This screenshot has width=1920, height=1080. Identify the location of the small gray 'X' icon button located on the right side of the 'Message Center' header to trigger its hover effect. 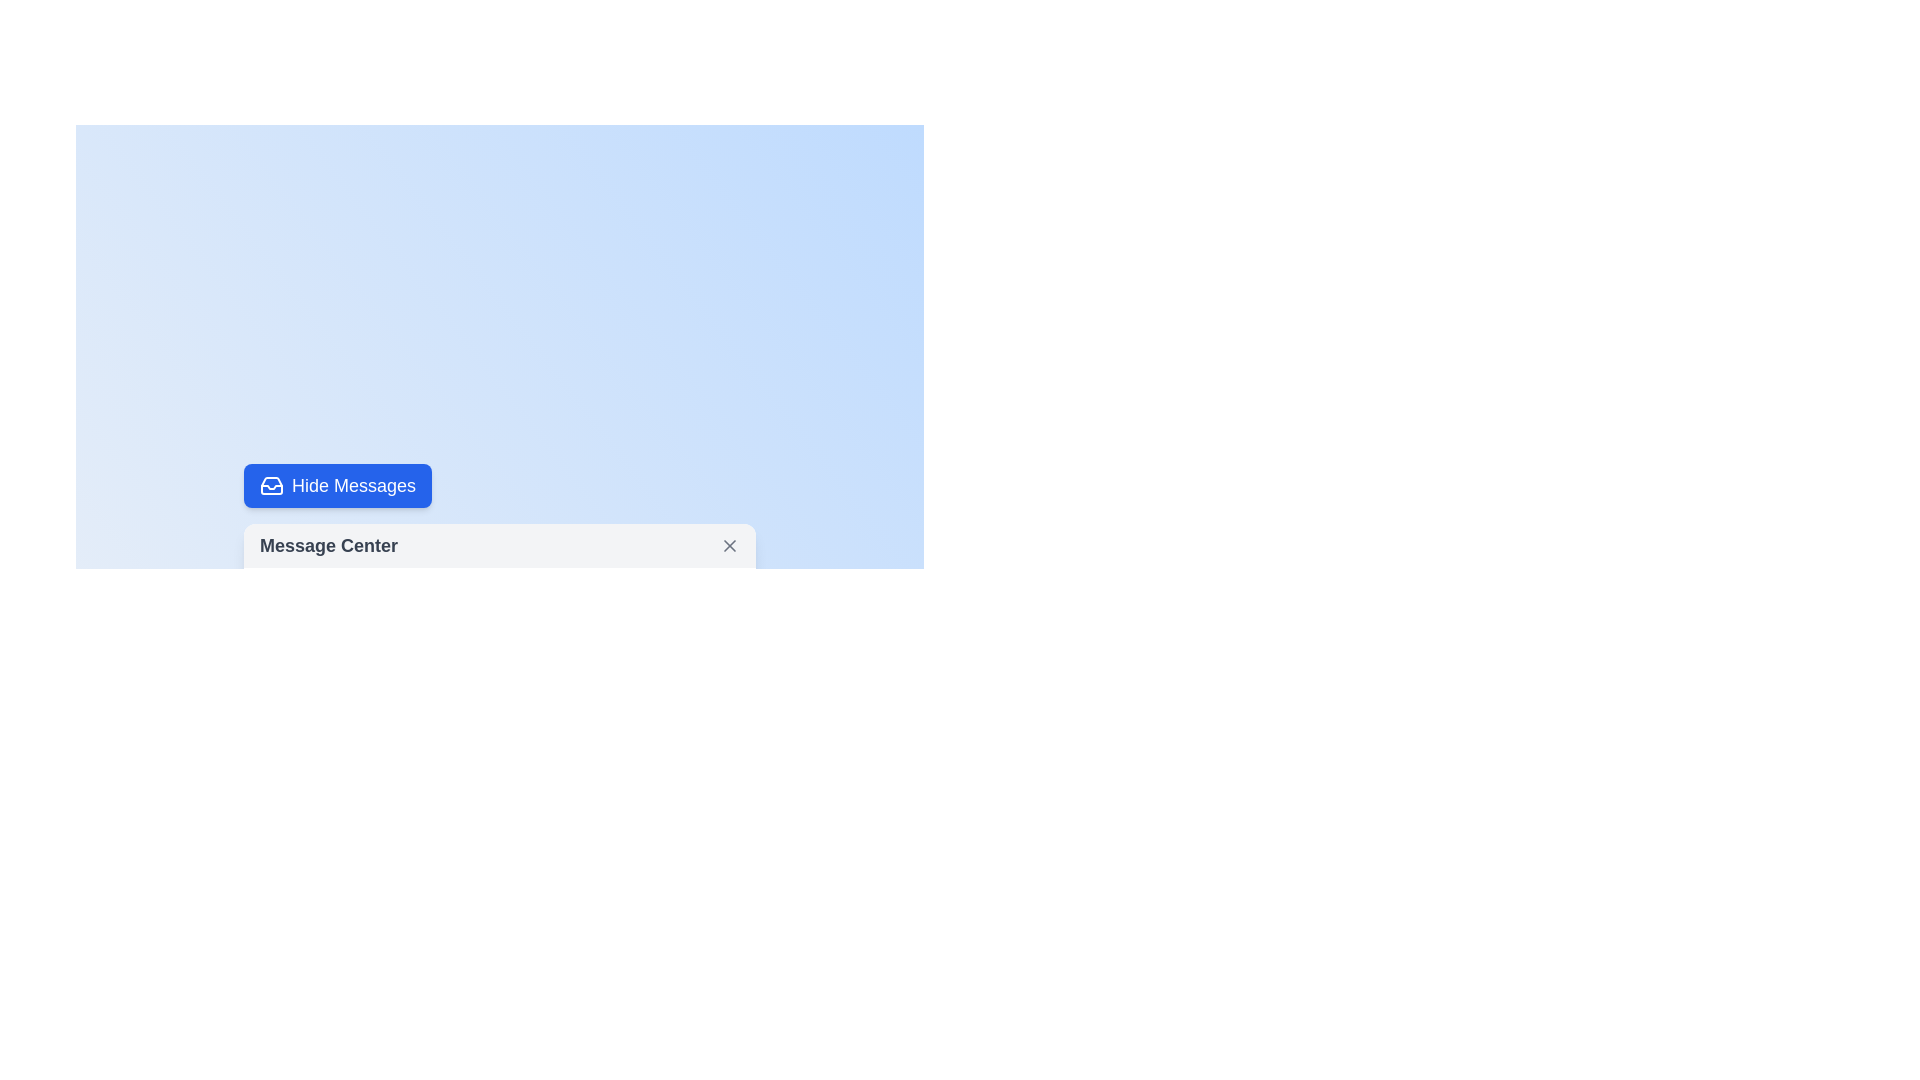
(728, 546).